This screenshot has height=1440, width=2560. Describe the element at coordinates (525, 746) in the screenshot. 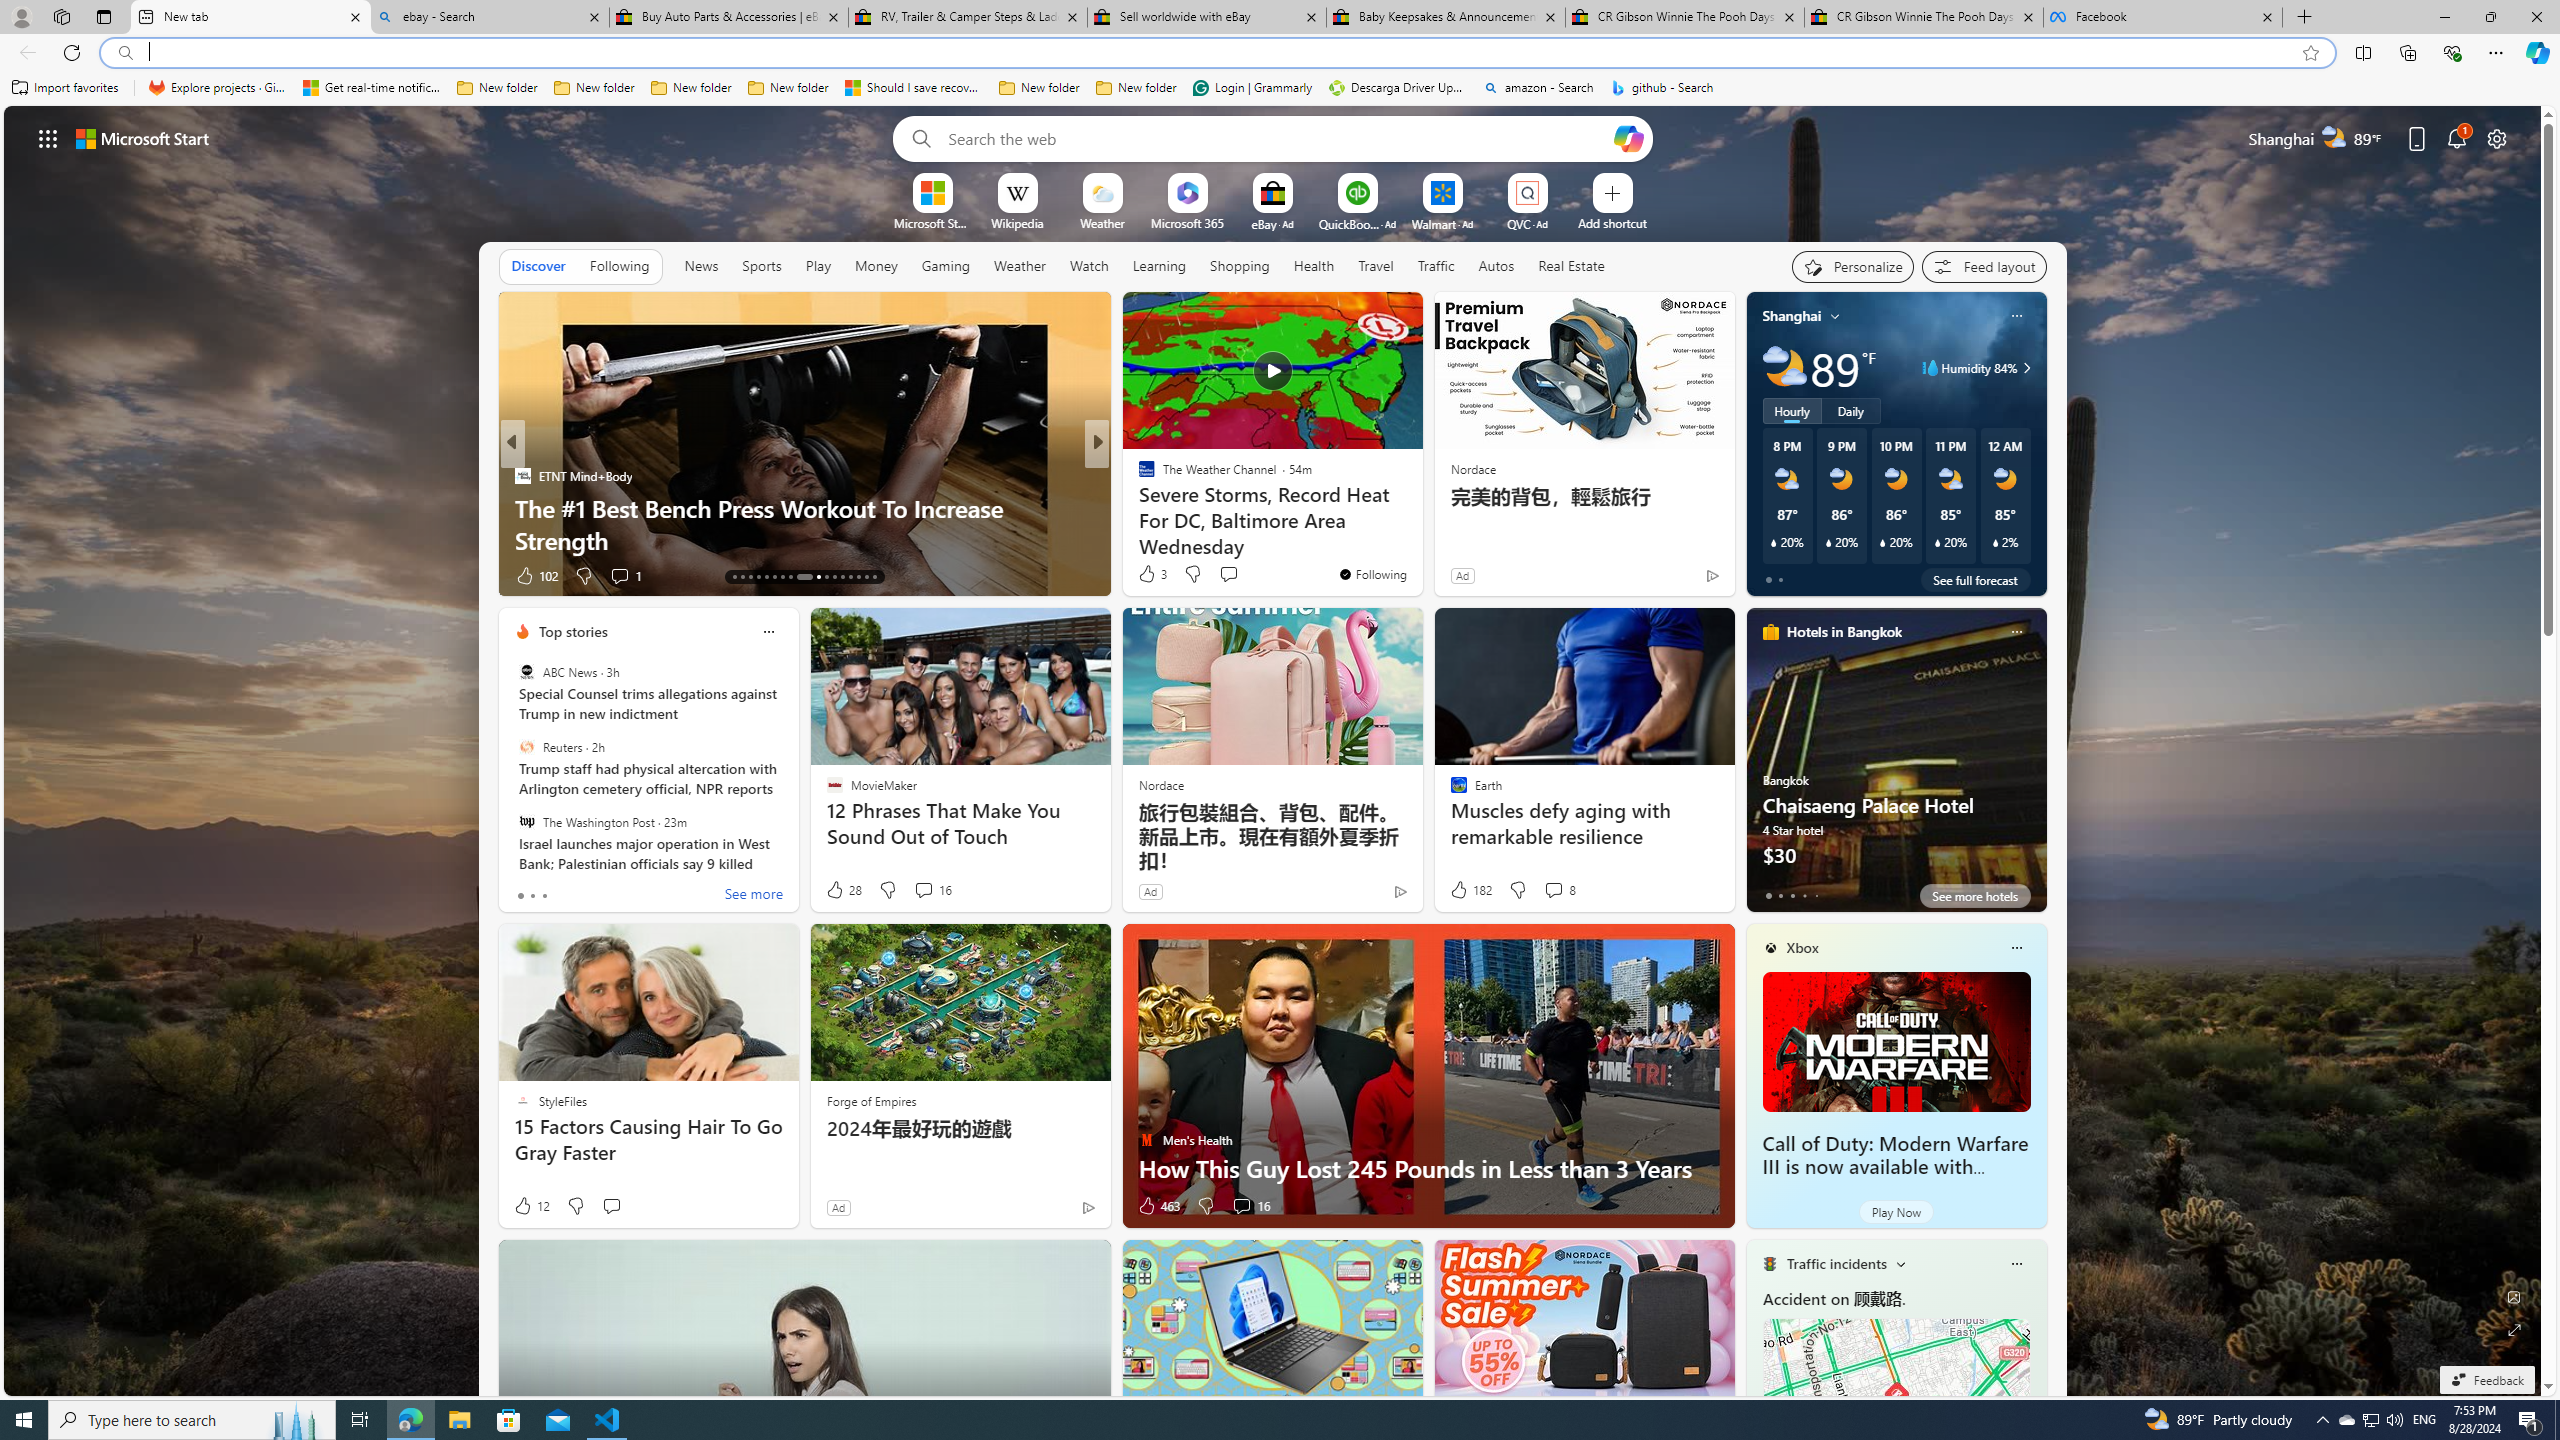

I see `'Reuters'` at that location.